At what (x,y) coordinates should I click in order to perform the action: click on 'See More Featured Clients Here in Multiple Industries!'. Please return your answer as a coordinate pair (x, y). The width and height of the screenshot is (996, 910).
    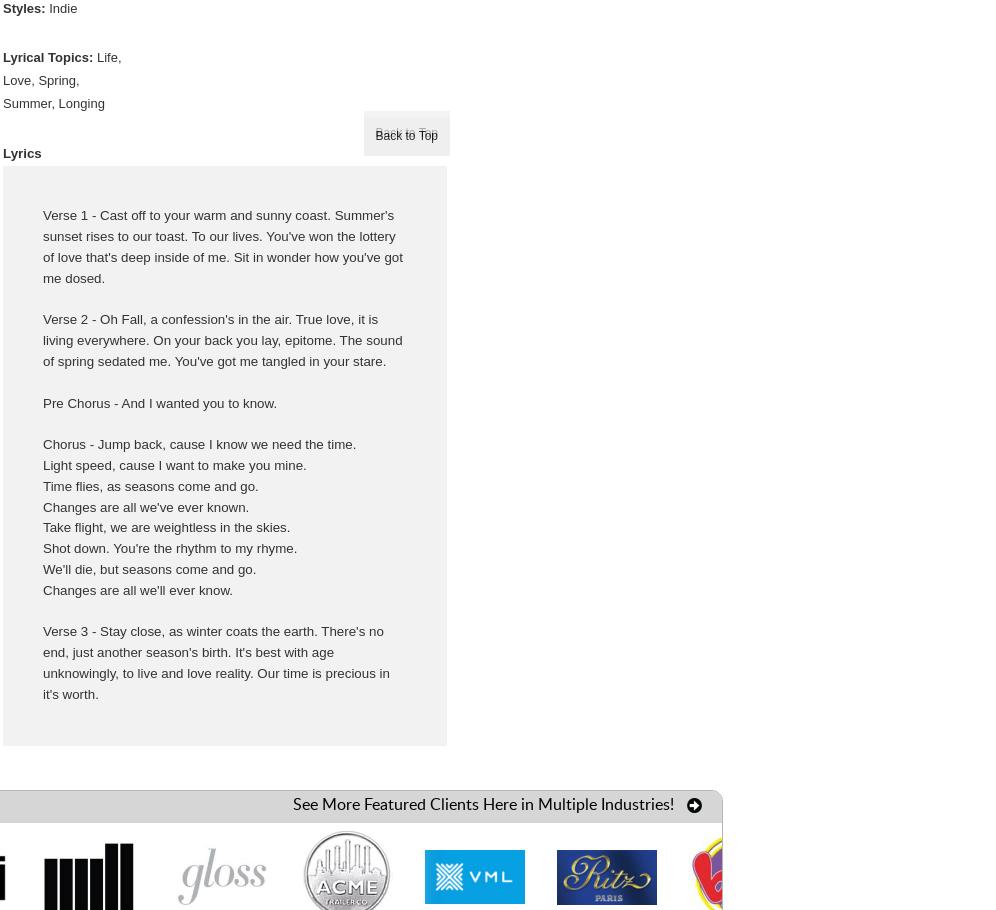
    Looking at the image, I should click on (481, 802).